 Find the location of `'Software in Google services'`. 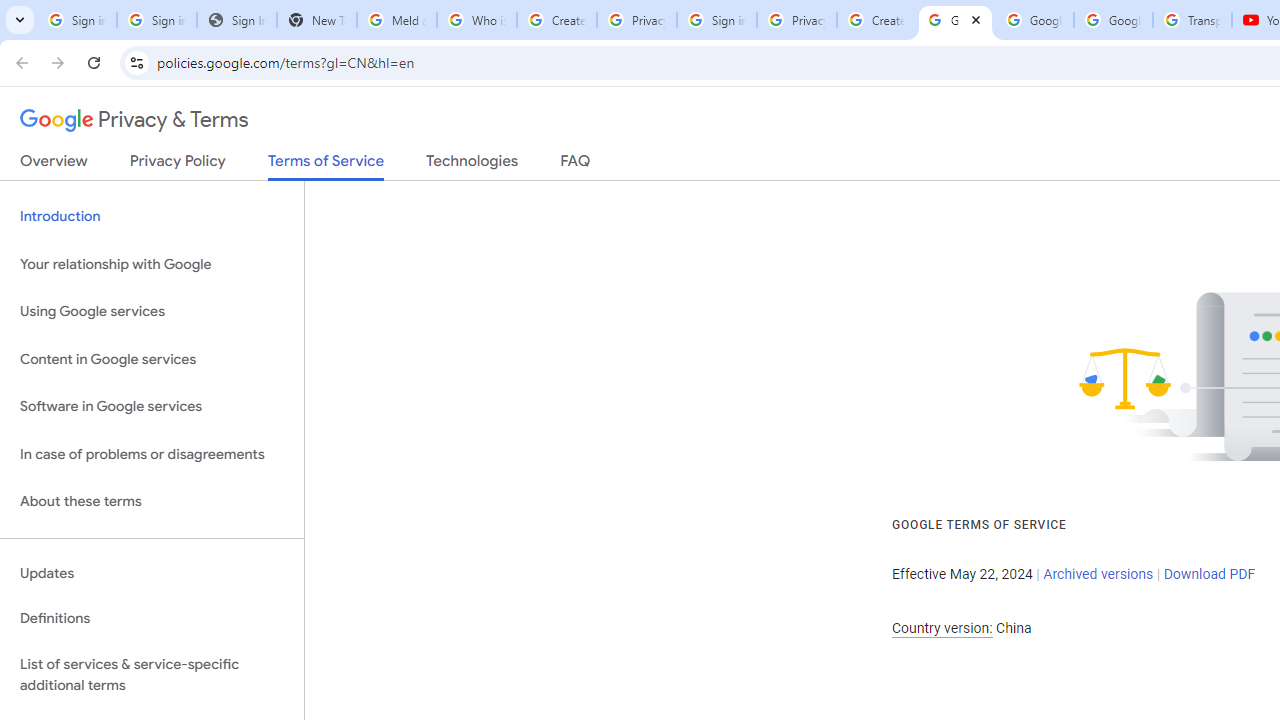

'Software in Google services' is located at coordinates (151, 406).